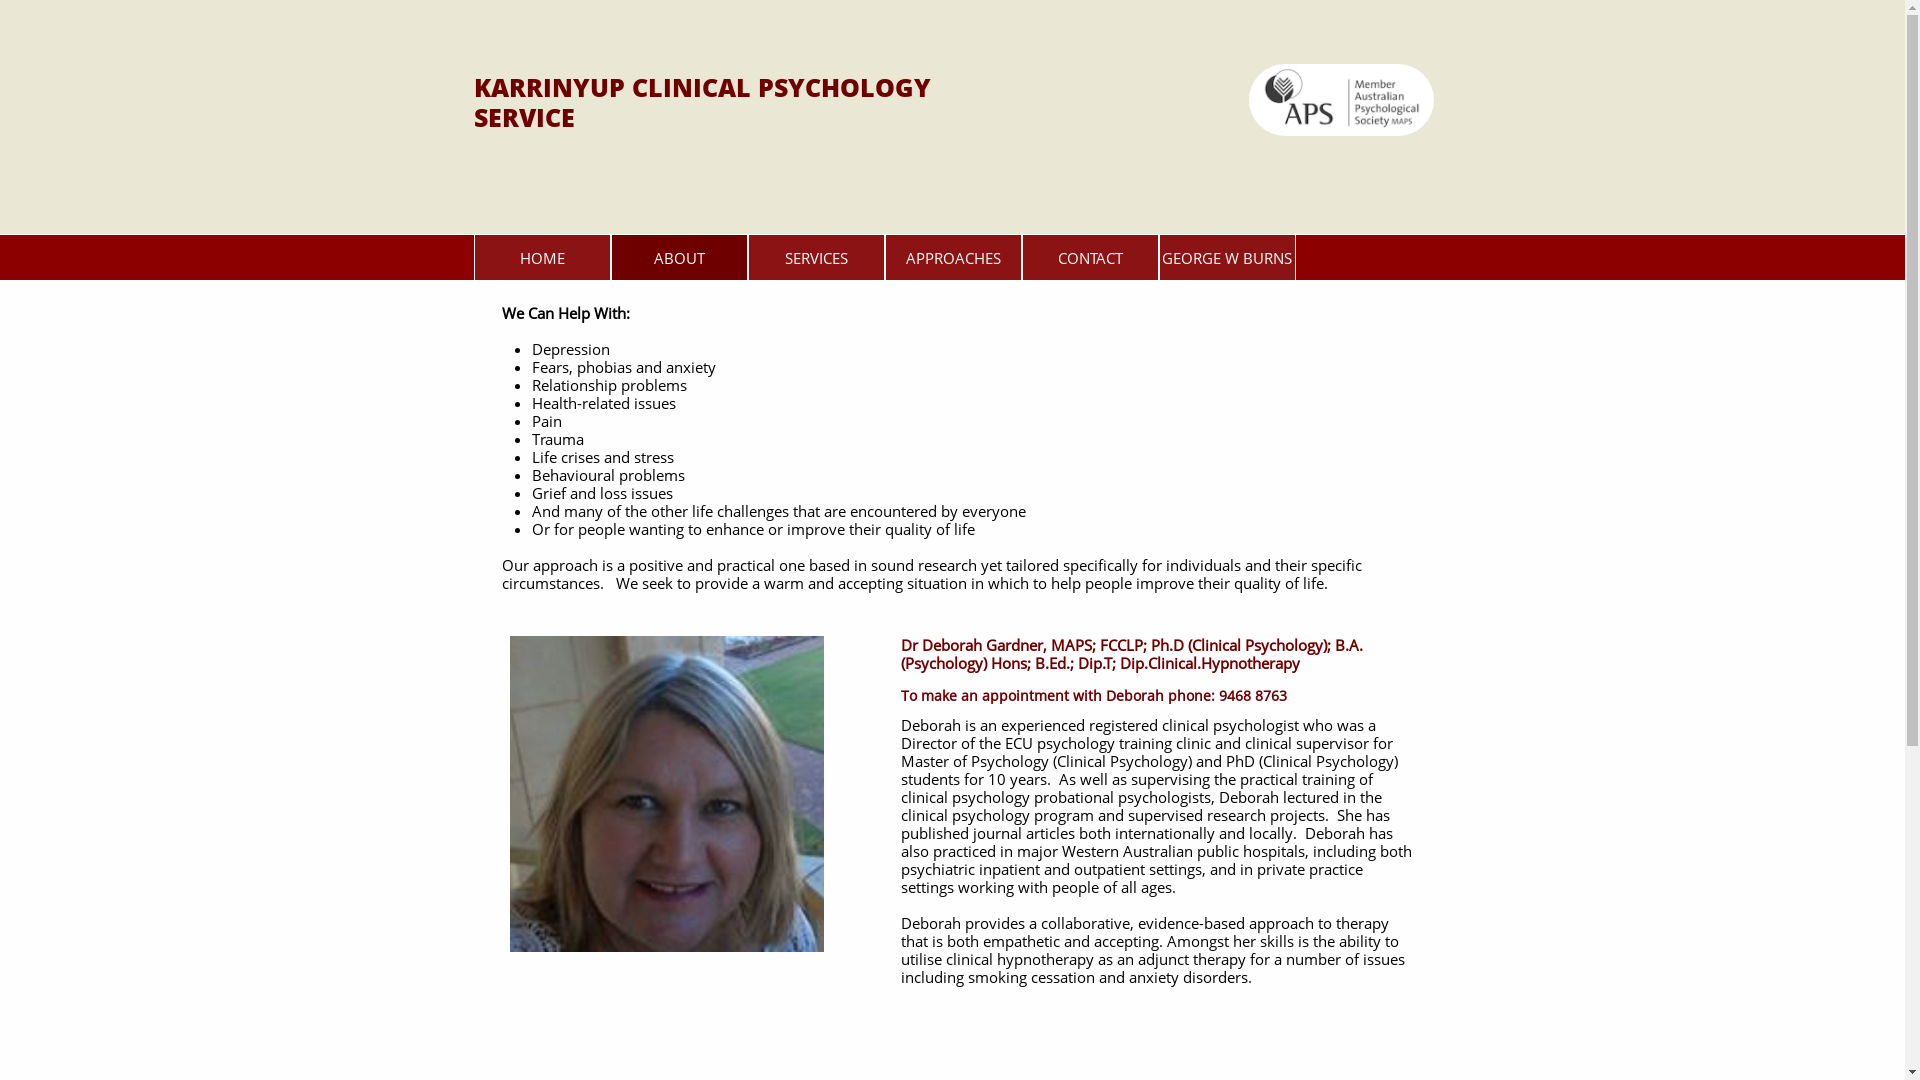 The height and width of the screenshot is (1080, 1920). Describe the element at coordinates (678, 256) in the screenshot. I see `'ABOUT'` at that location.